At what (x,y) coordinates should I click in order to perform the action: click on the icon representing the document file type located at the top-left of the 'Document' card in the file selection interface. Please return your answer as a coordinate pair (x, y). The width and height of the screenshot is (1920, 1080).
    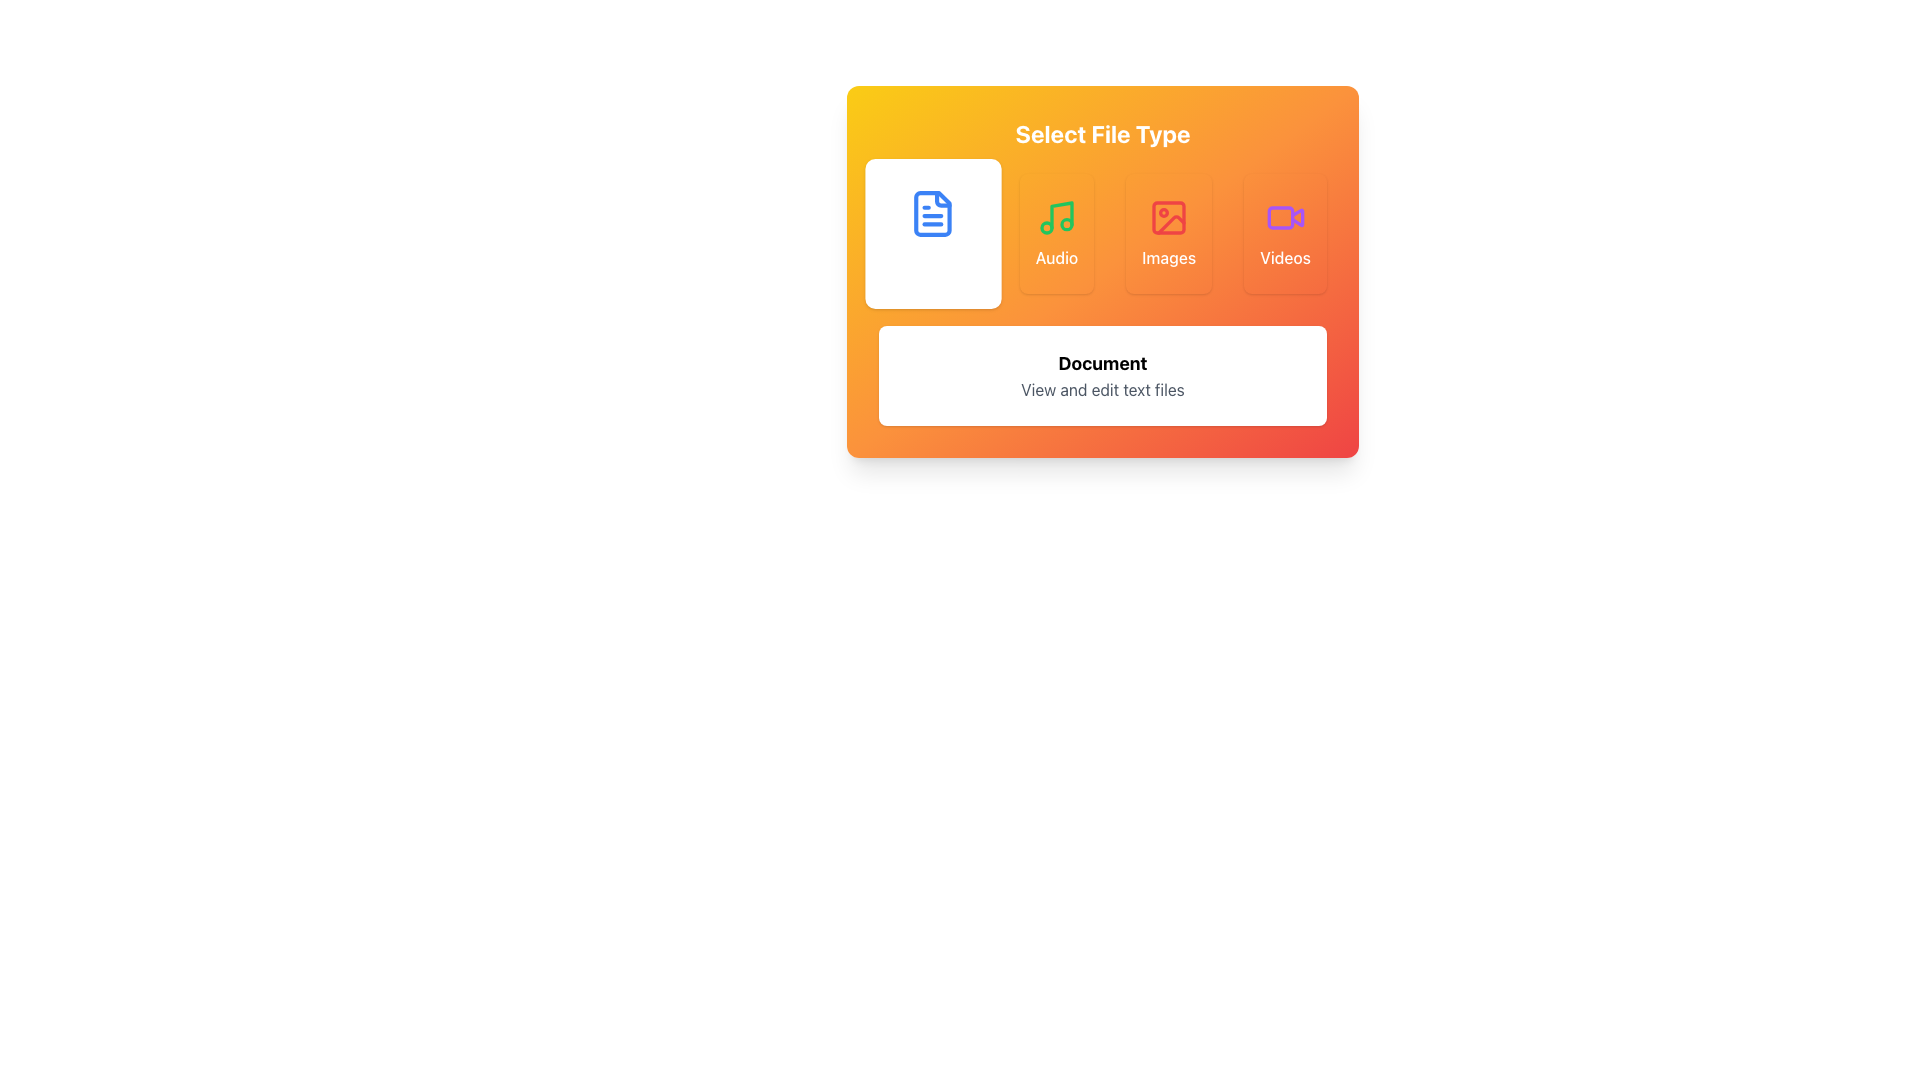
    Looking at the image, I should click on (931, 213).